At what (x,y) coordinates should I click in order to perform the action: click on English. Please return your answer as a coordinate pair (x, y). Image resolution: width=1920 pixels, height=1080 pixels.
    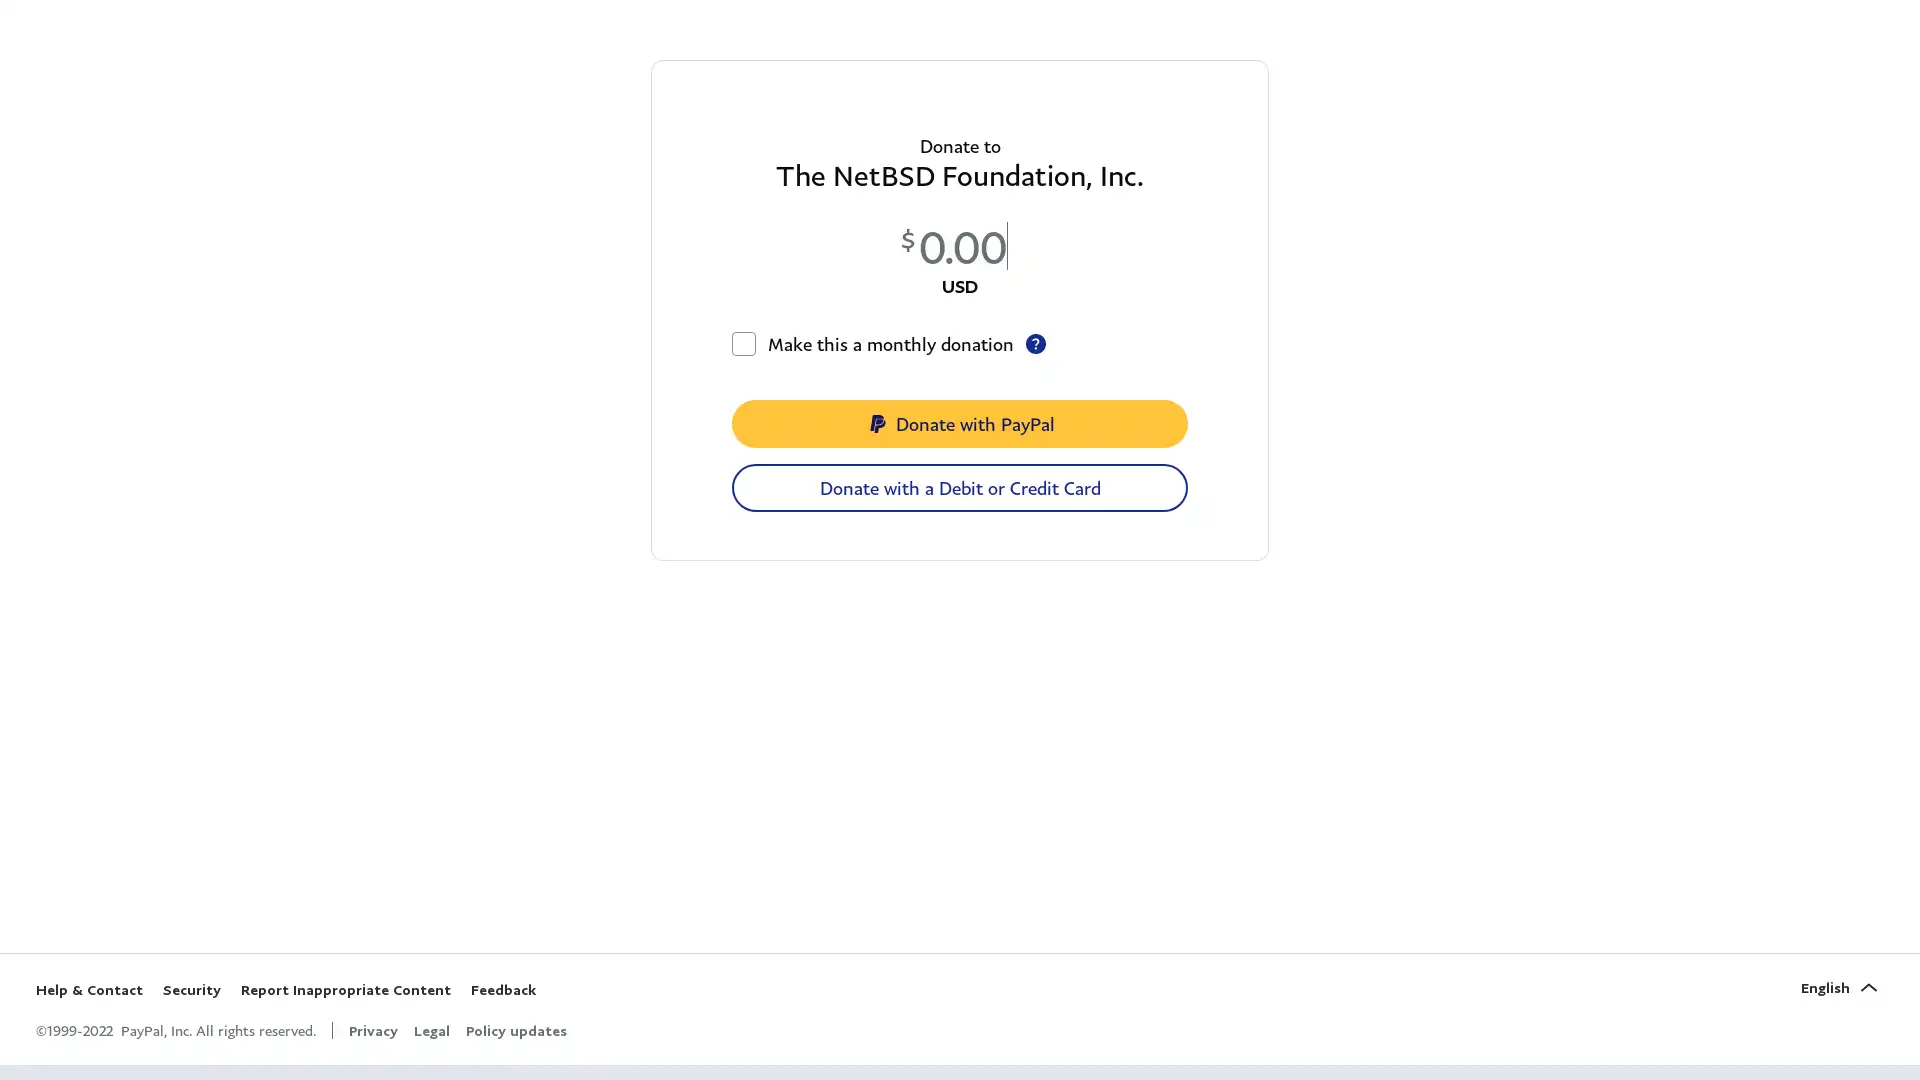
    Looking at the image, I should click on (1841, 986).